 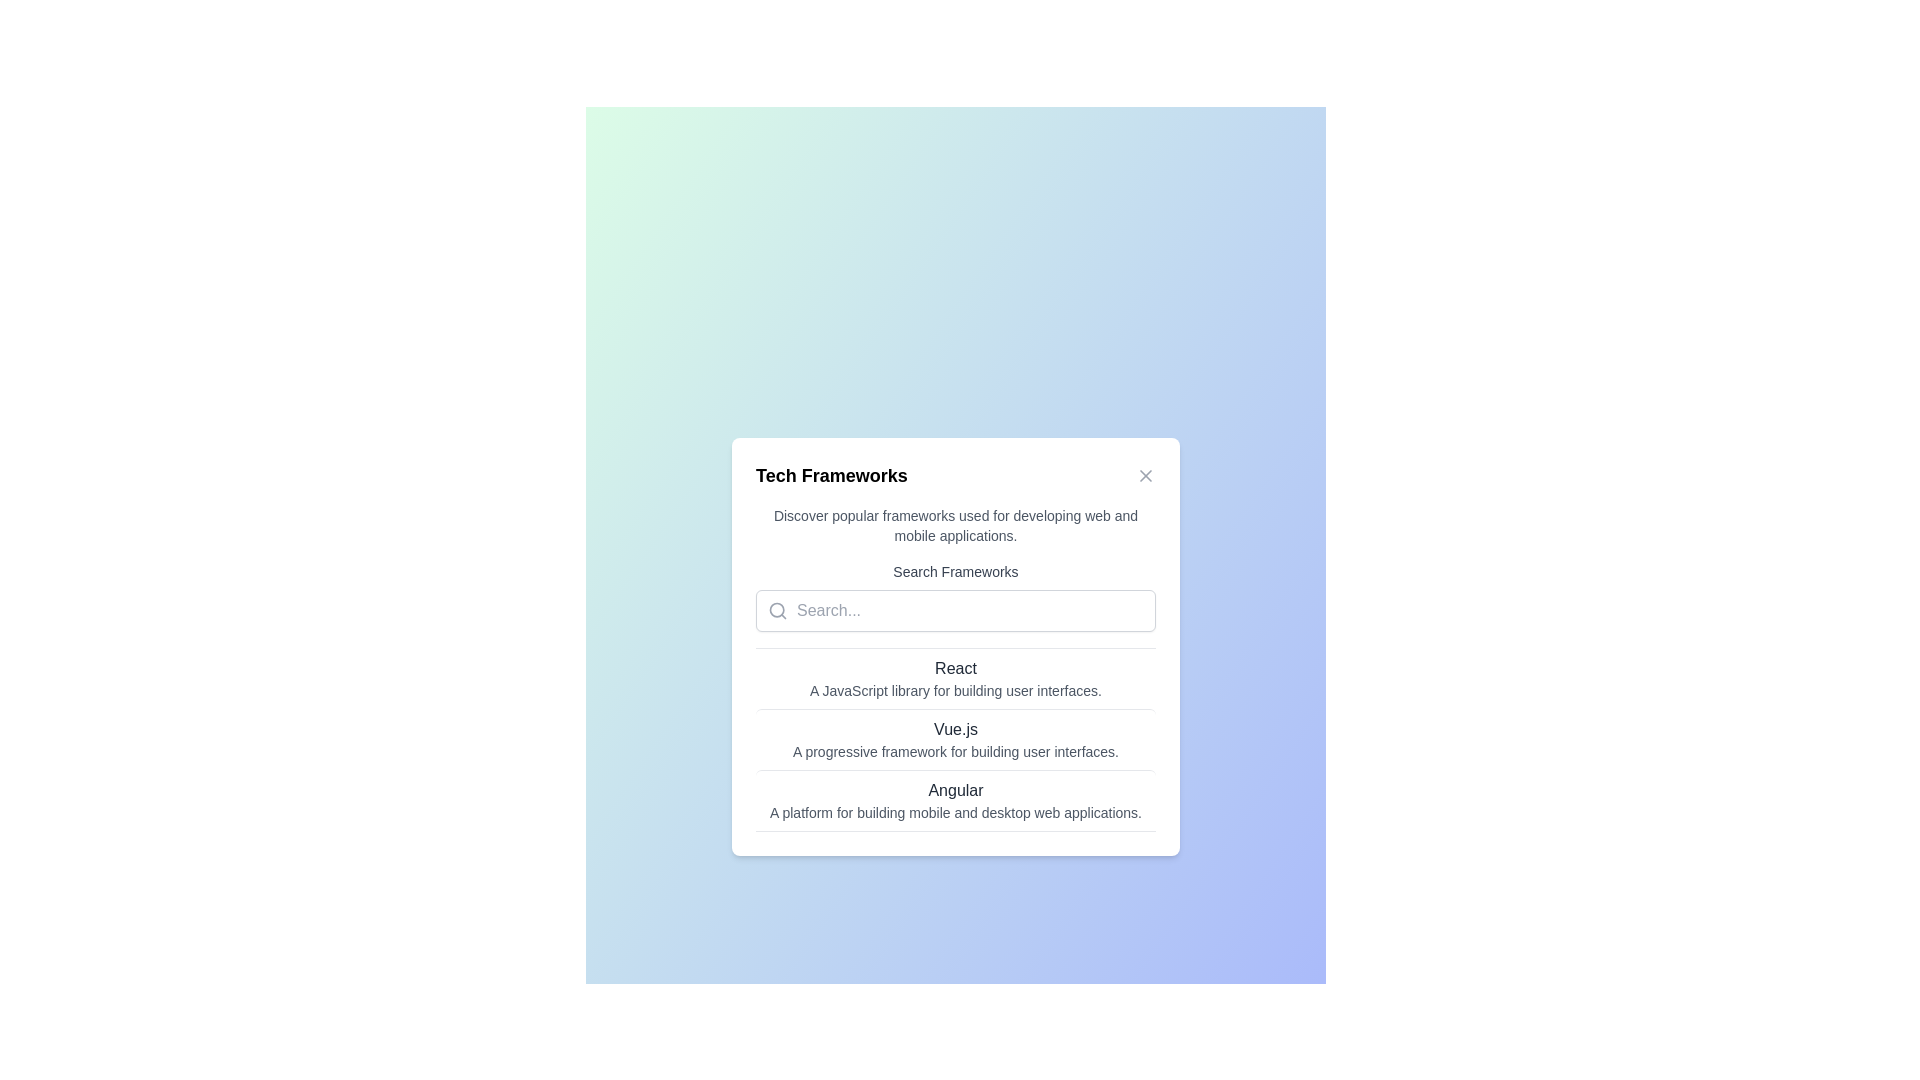 What do you see at coordinates (954, 524) in the screenshot?
I see `informational subtitle text located in the interactive card titled 'Tech Frameworks', which is positioned below the title and above the label 'Search Frameworks'` at bounding box center [954, 524].